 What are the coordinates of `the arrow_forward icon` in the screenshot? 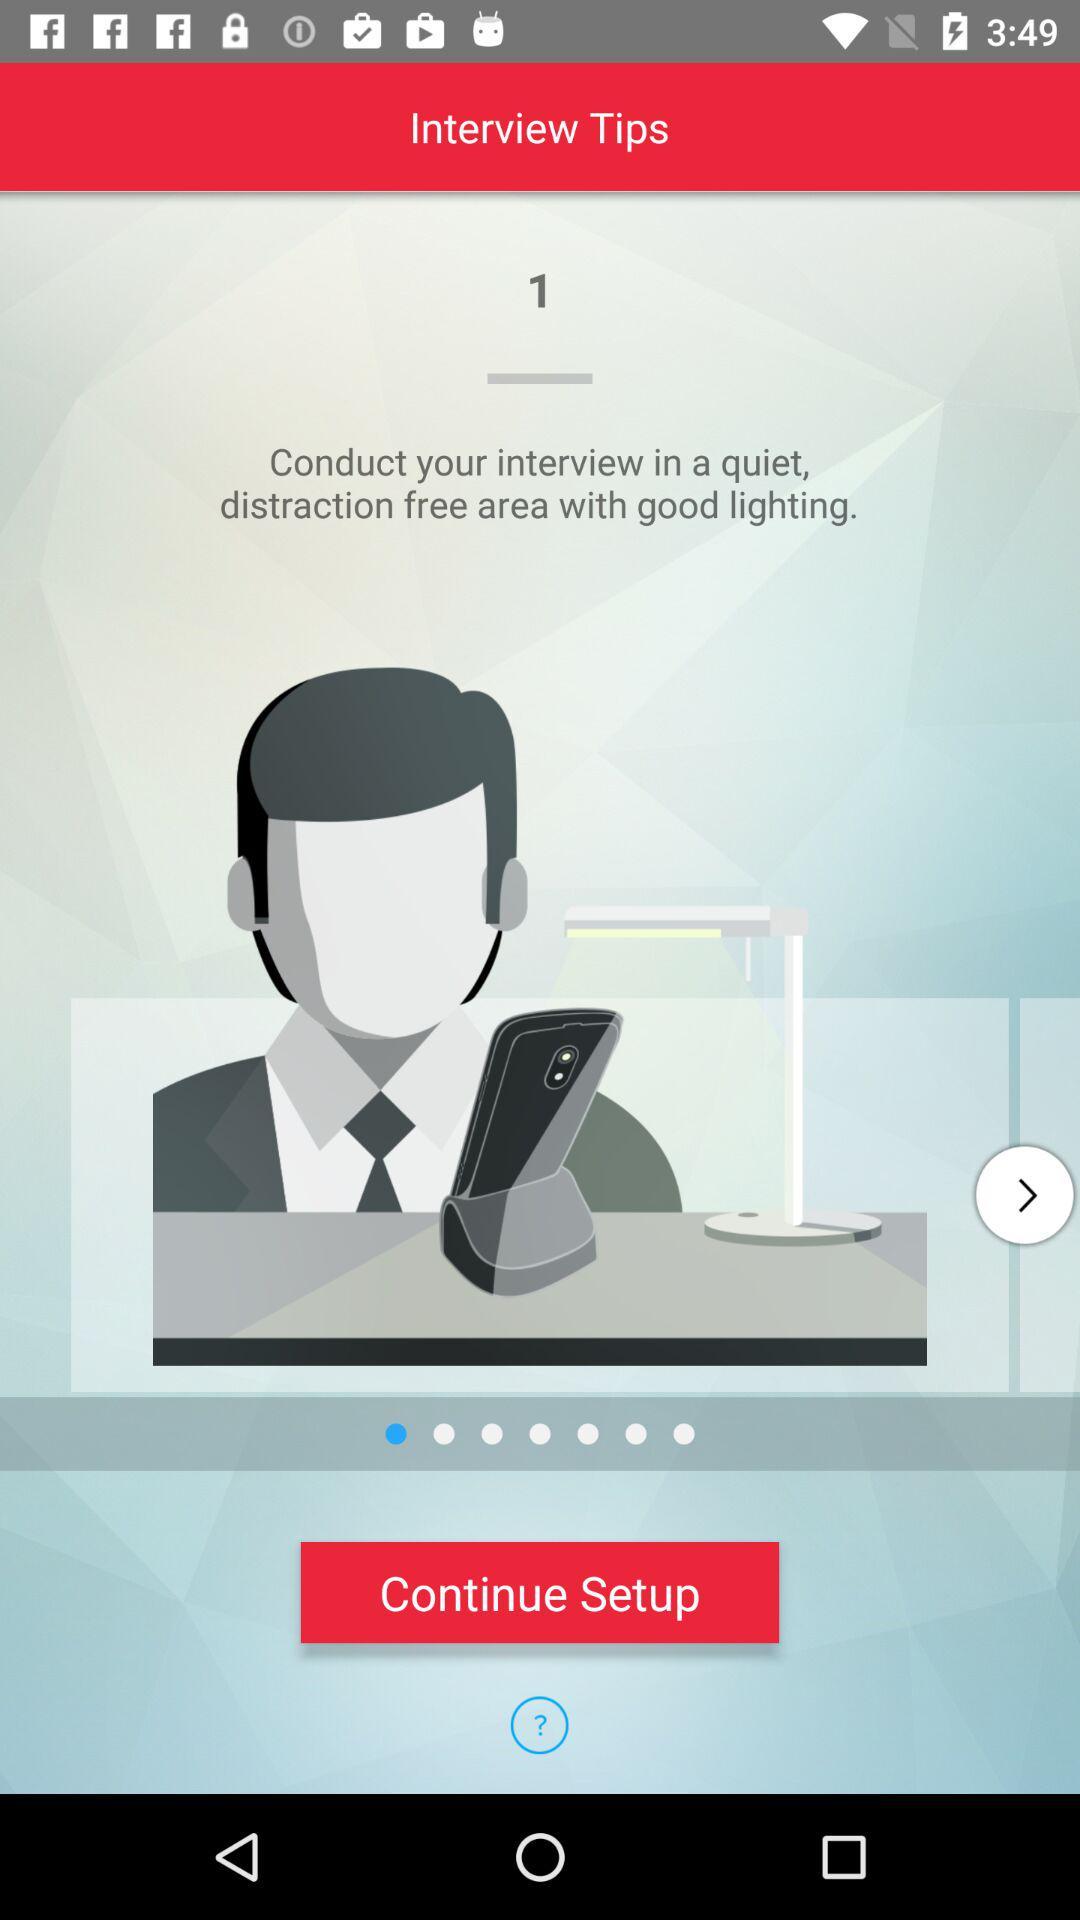 It's located at (1024, 1195).